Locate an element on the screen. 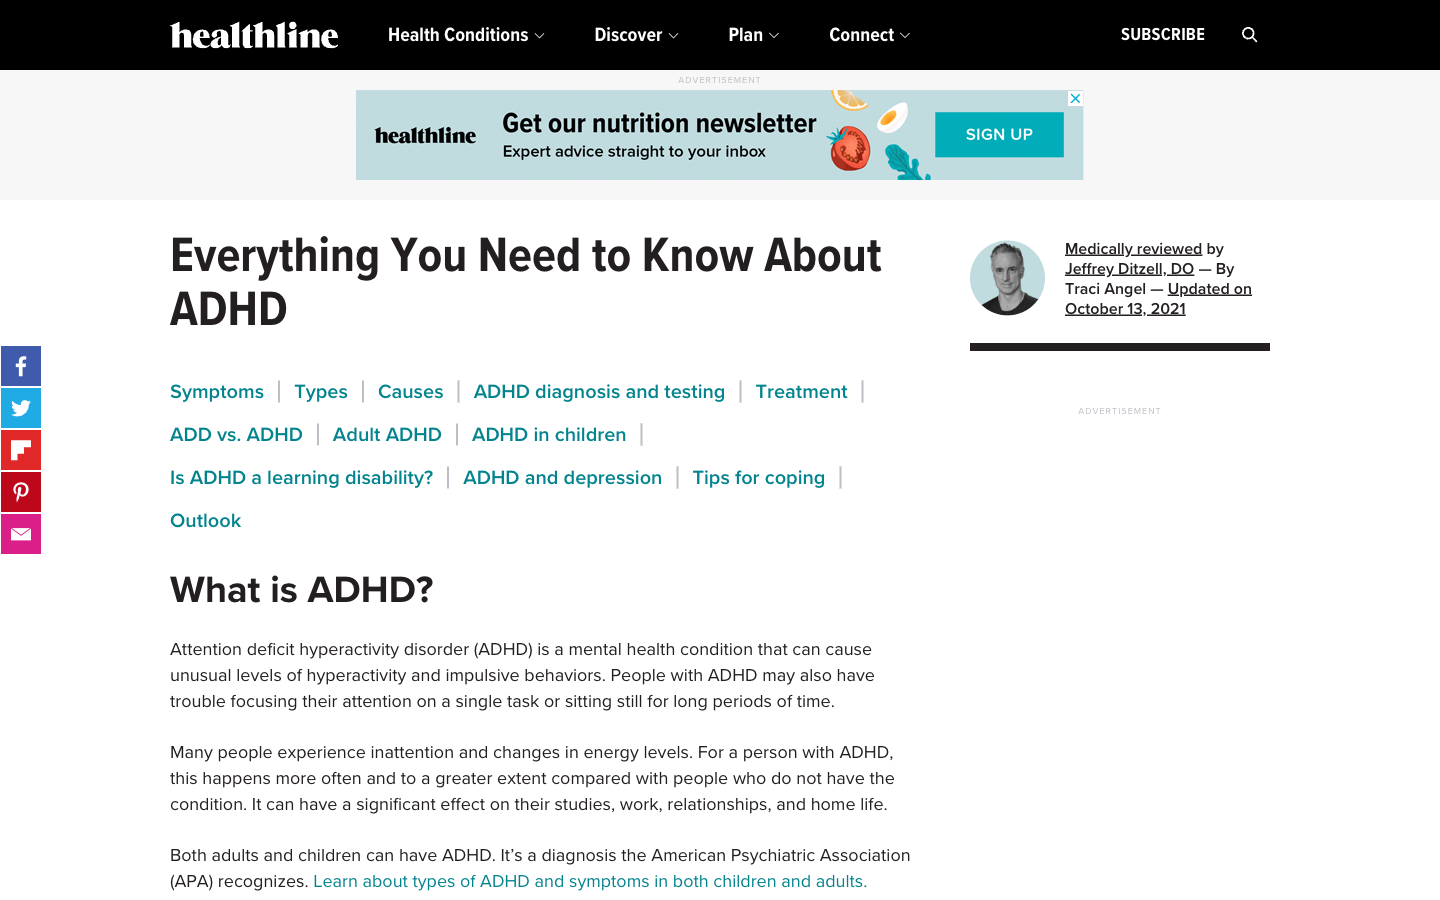  the search bar, key in "Insomnia" and search is located at coordinates (1249, 34).